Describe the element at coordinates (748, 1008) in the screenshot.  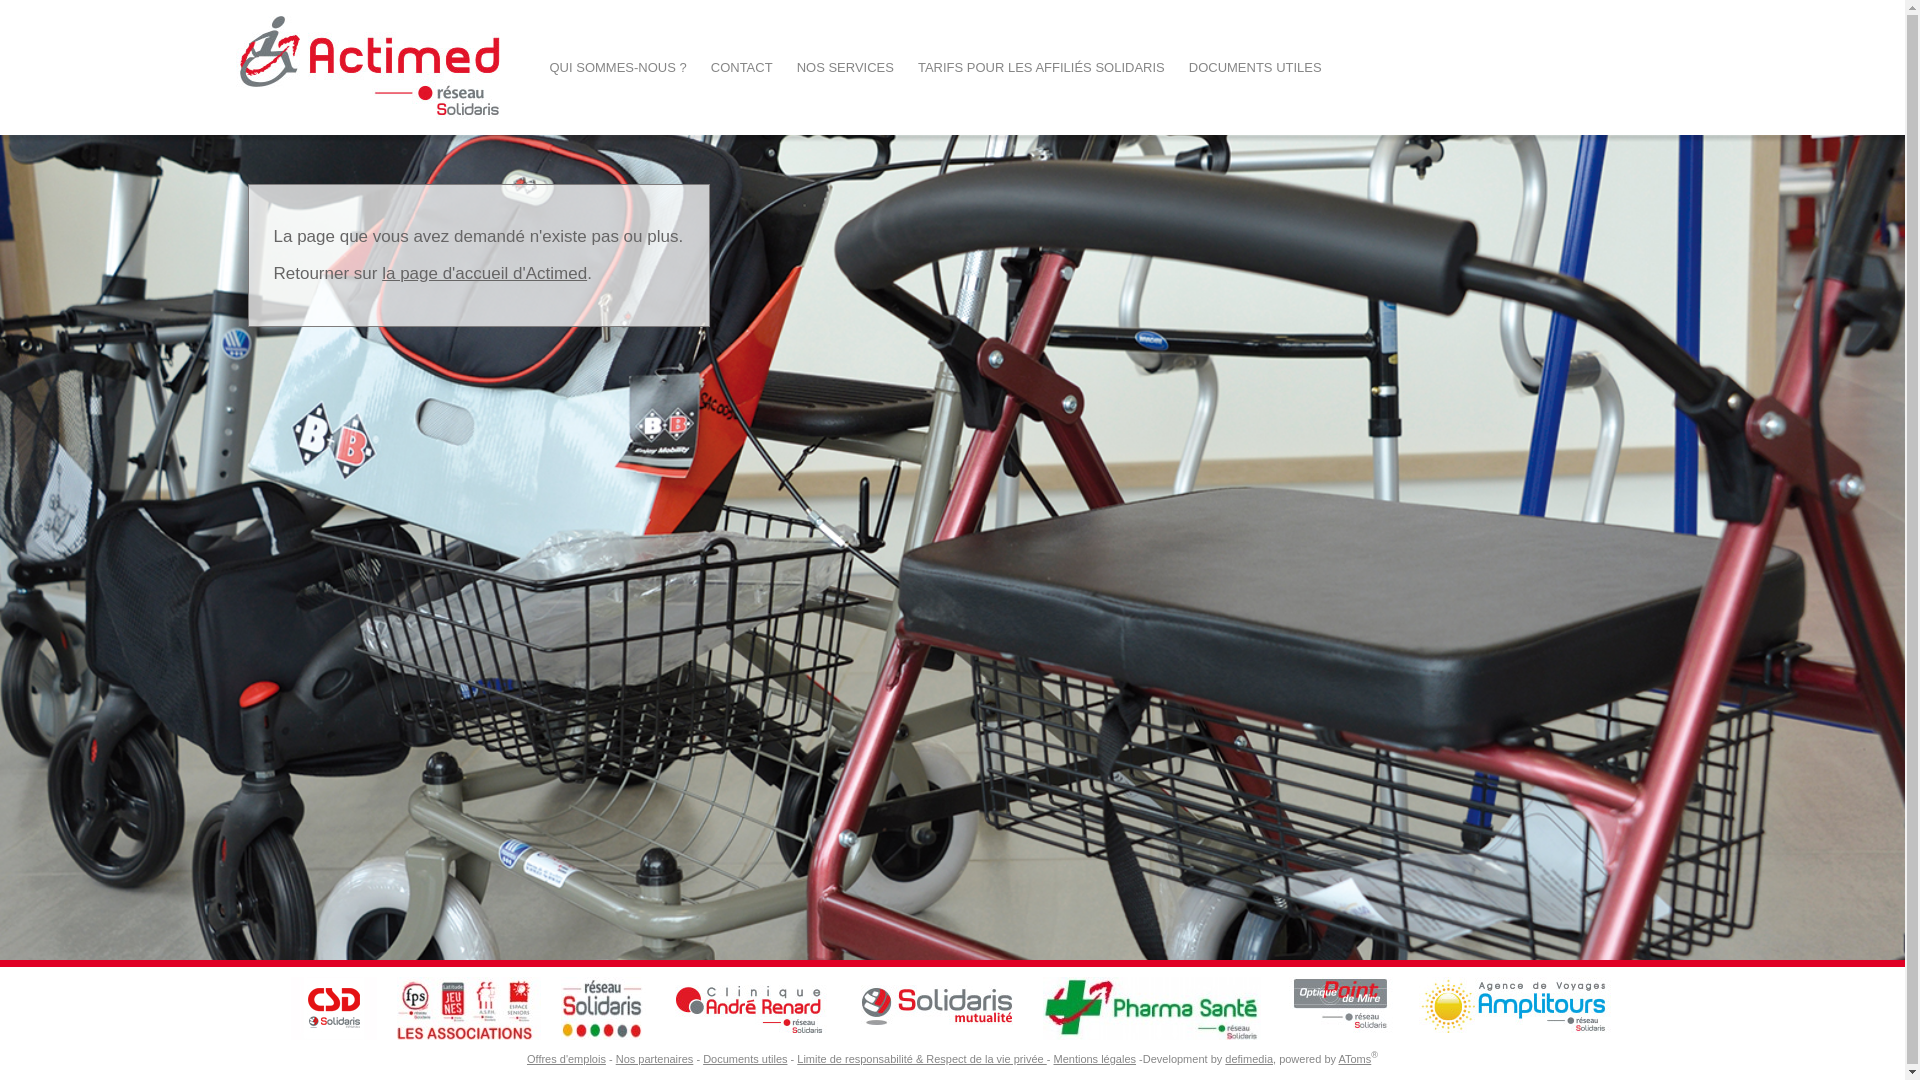
I see `'logo-clinique'` at that location.